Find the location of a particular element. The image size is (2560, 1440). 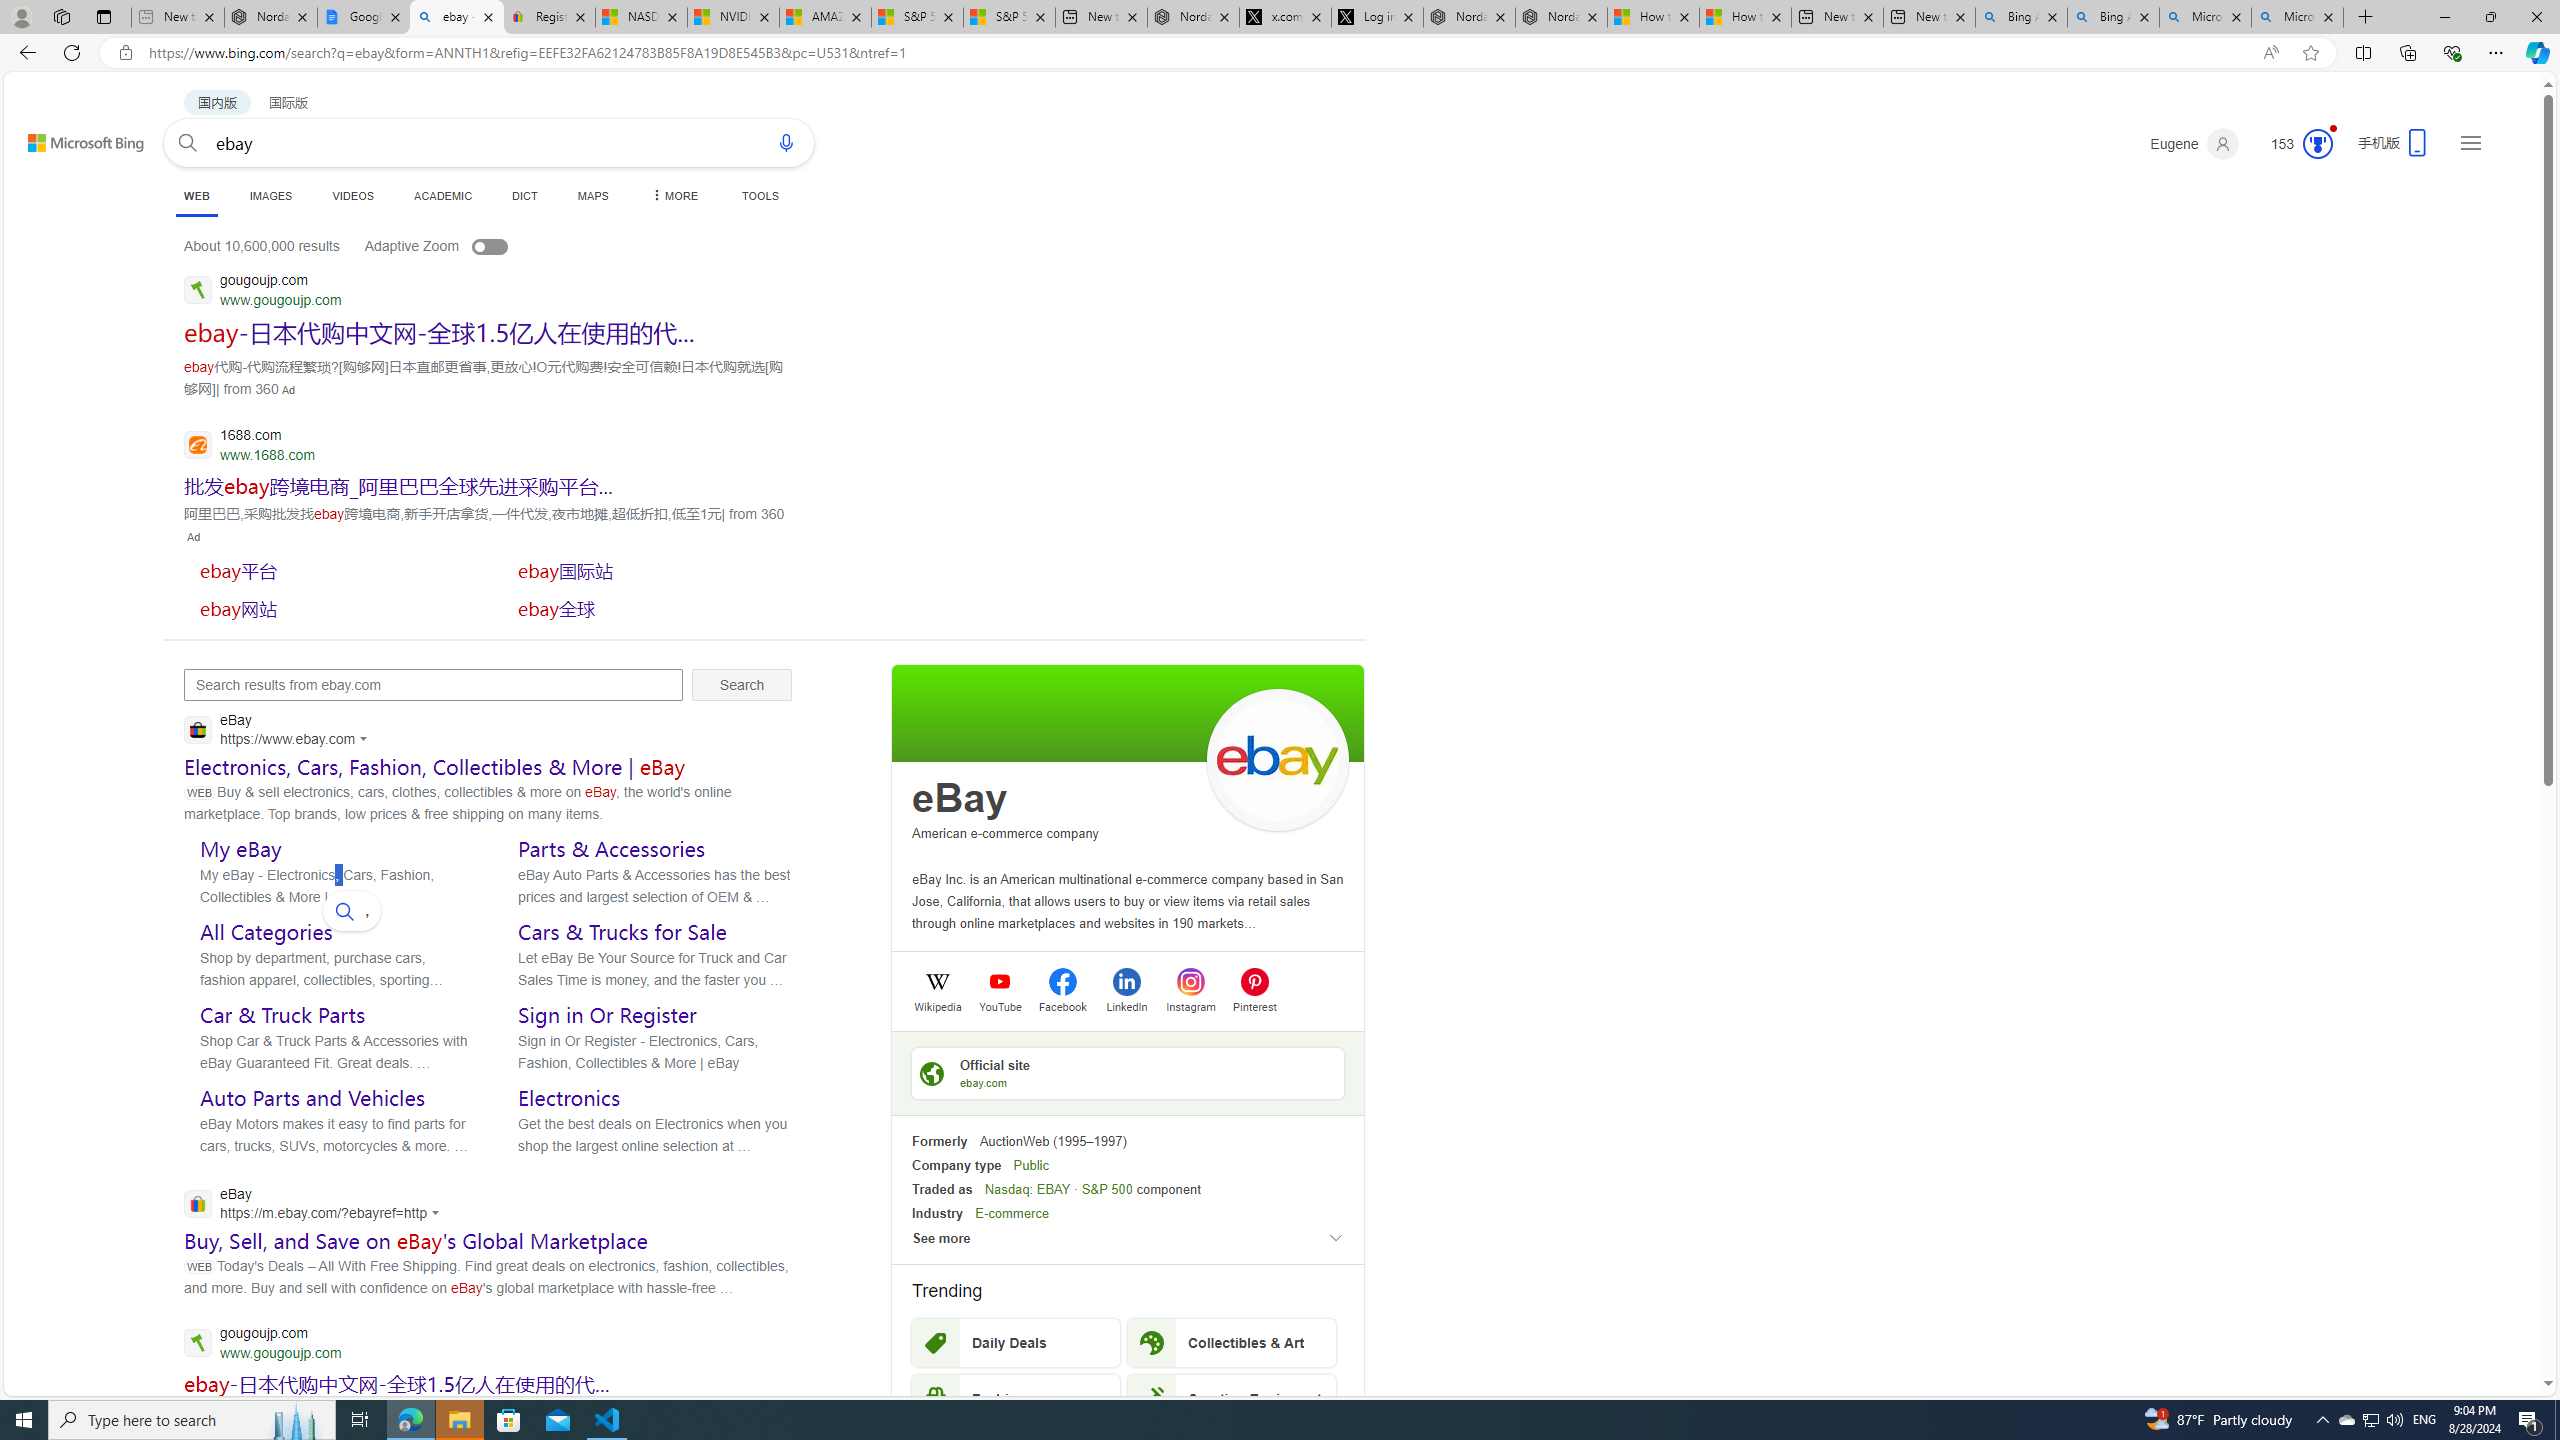

'Adaptive Zoom' is located at coordinates (456, 245).